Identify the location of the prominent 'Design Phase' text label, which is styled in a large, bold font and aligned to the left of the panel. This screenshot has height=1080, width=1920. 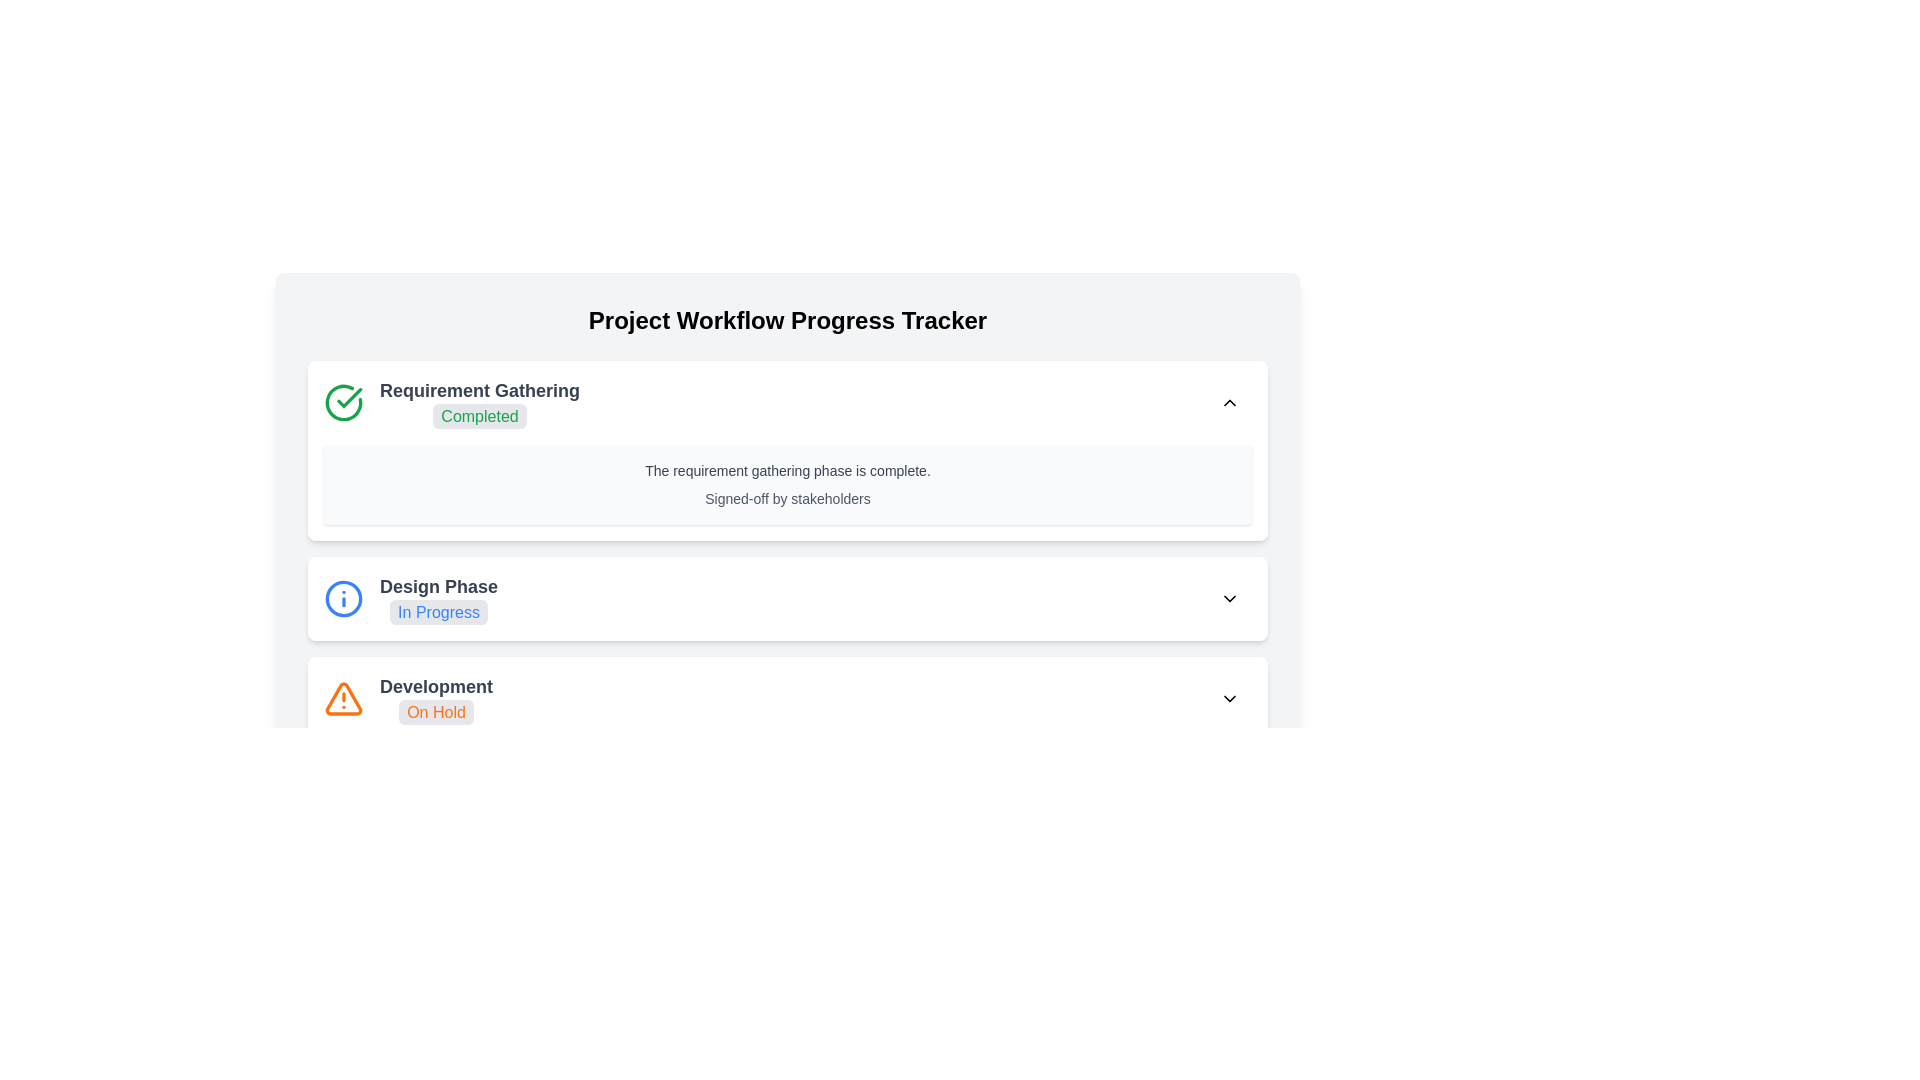
(438, 585).